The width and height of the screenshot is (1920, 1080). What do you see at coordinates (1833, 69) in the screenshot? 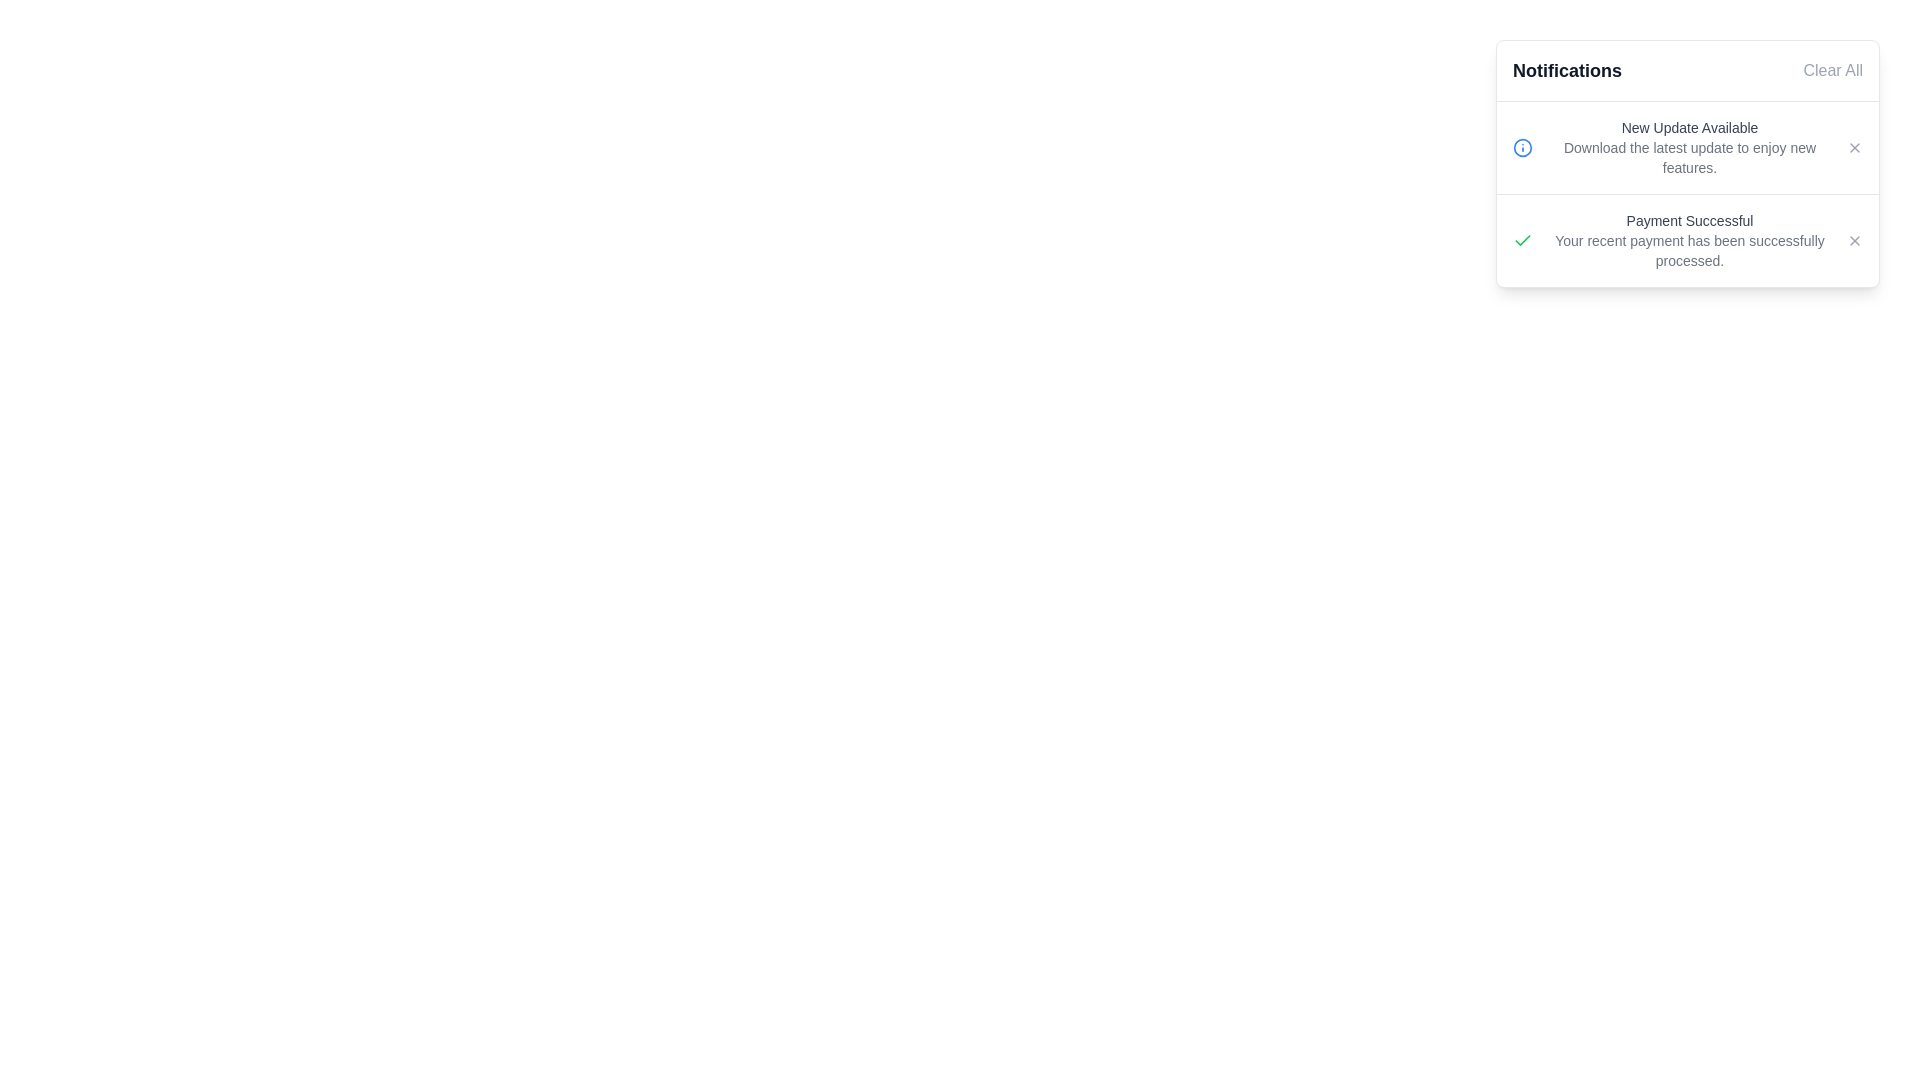
I see `the clear notifications button located at the top-right corner of the notification card to change its color to red` at bounding box center [1833, 69].